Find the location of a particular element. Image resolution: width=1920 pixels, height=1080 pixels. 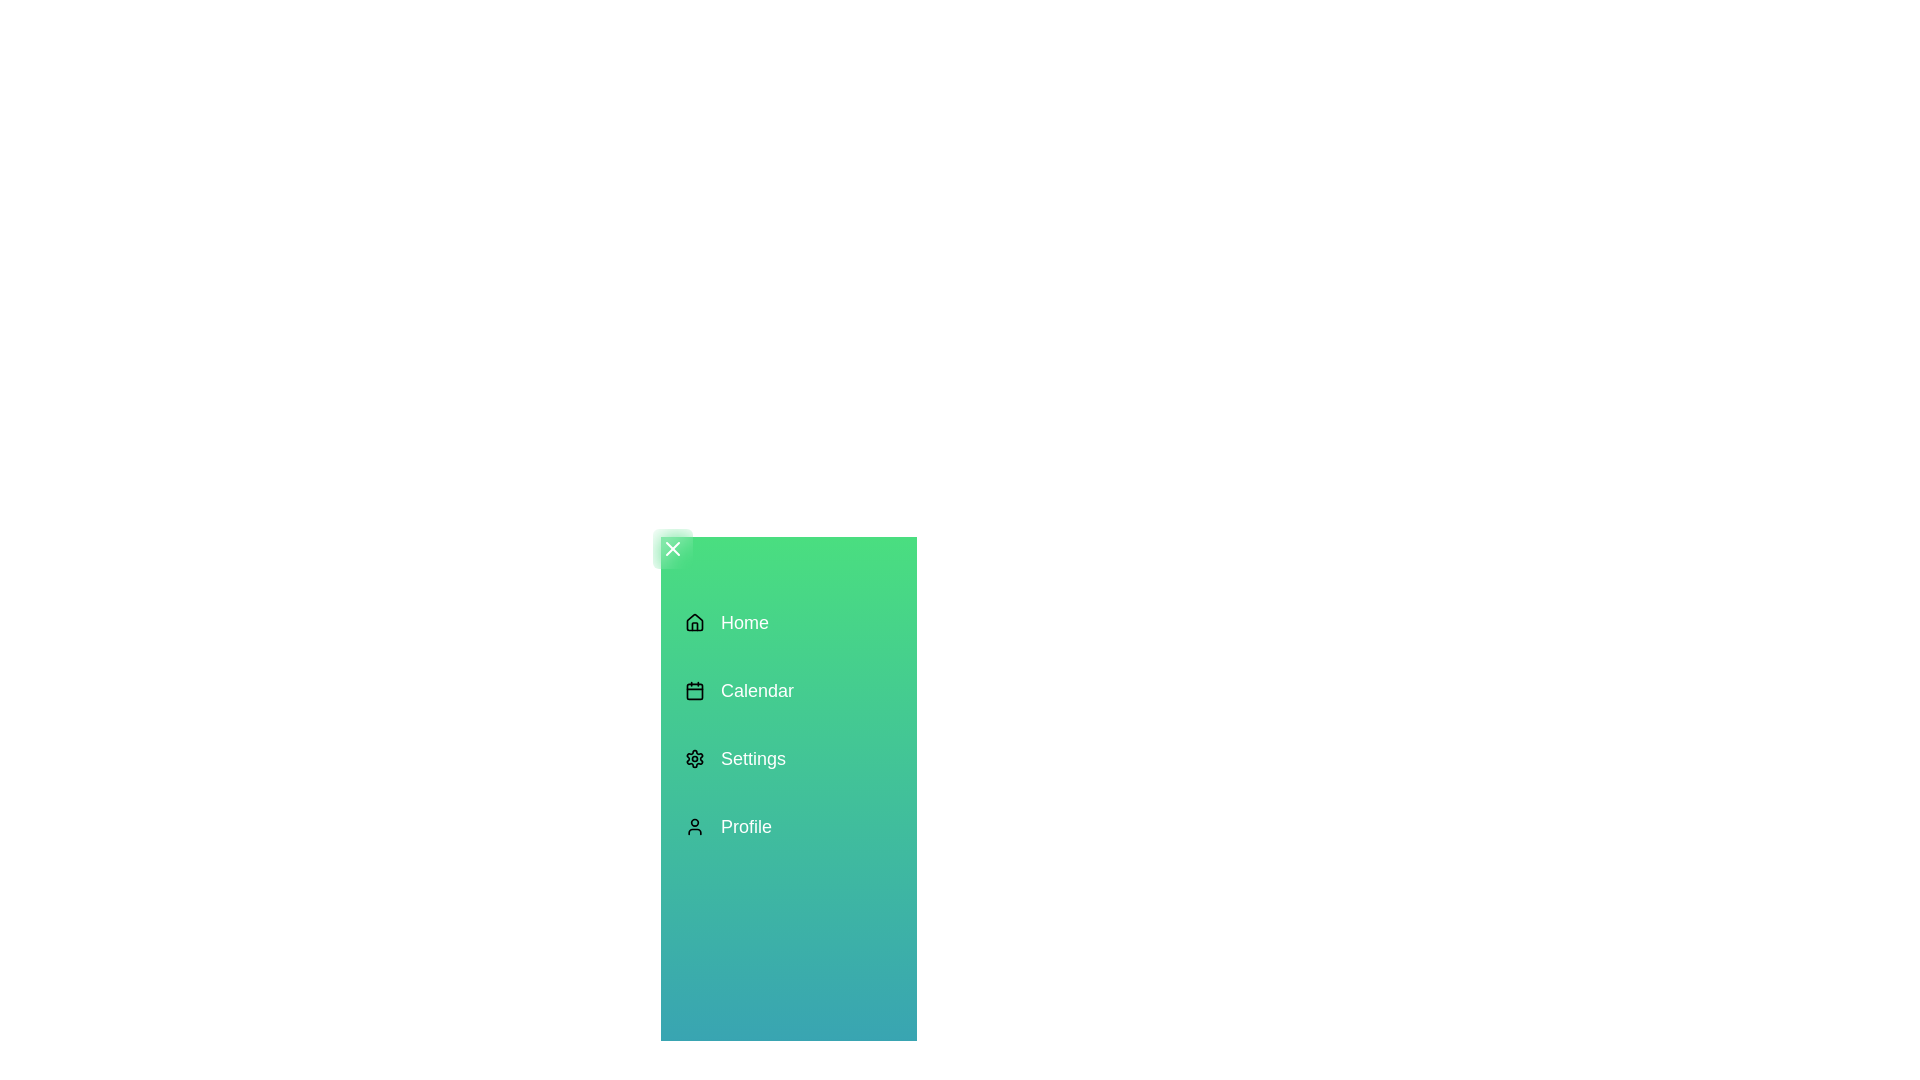

on the settings menu icon, which is the third option in the vertical menu located between the calendar icon and the profile icon is located at coordinates (695, 759).